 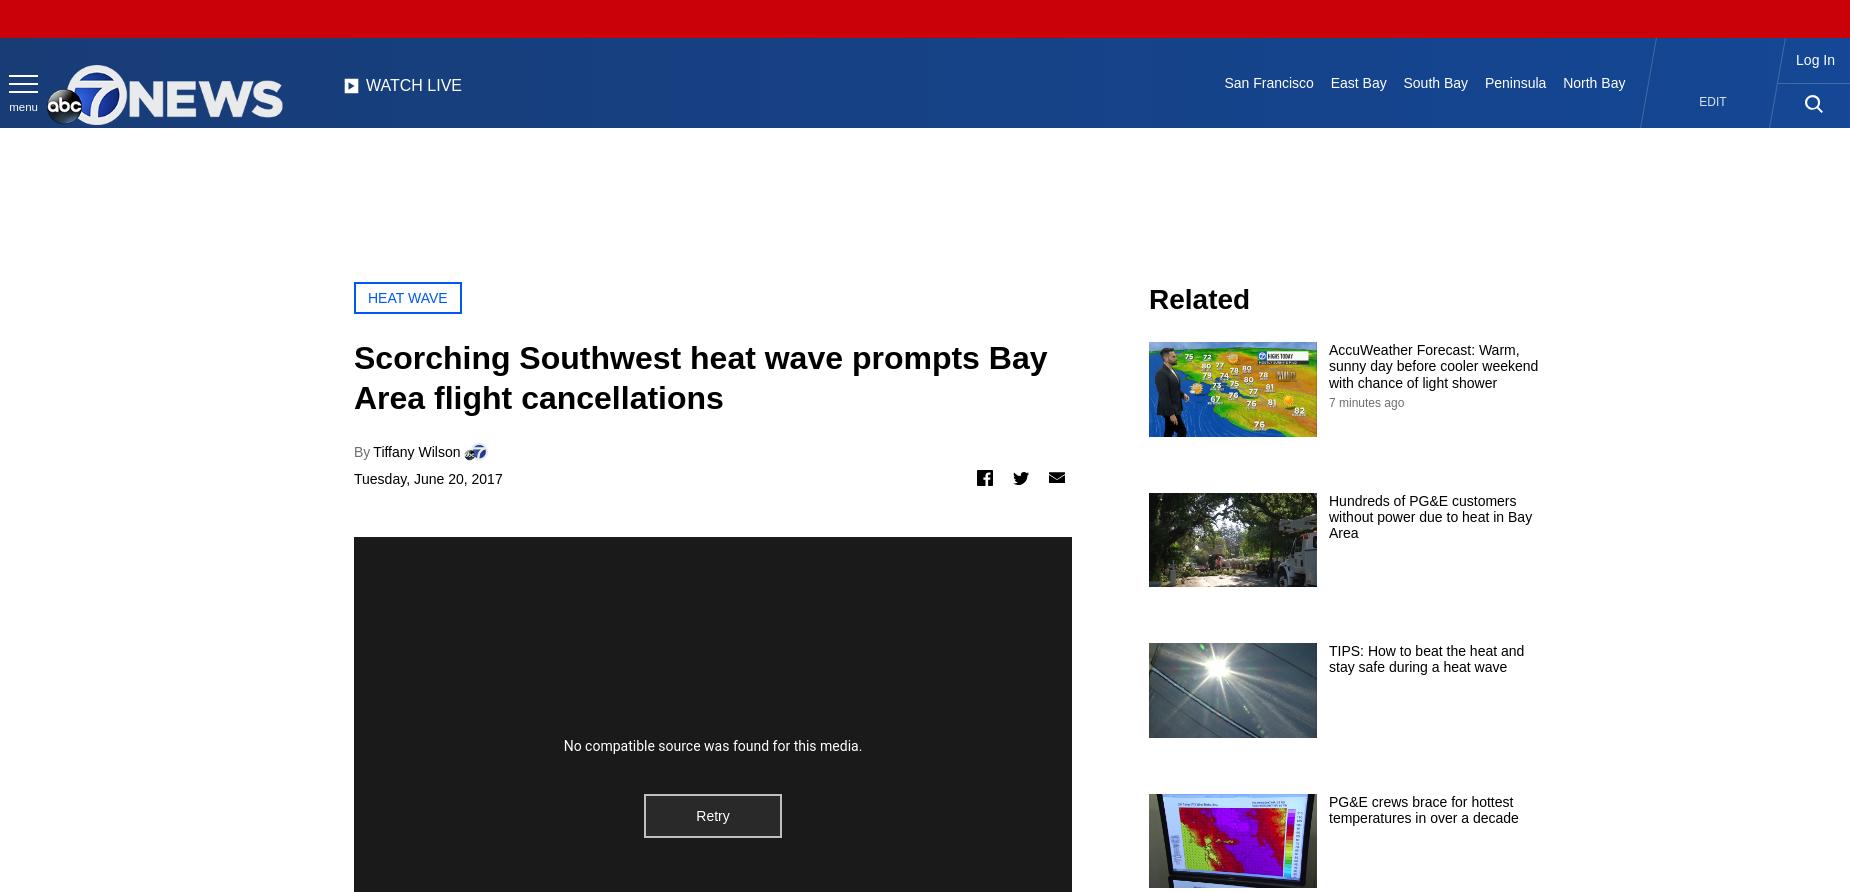 What do you see at coordinates (1426, 658) in the screenshot?
I see `'TIPS: How to beat the heat and stay safe during a heat wave'` at bounding box center [1426, 658].